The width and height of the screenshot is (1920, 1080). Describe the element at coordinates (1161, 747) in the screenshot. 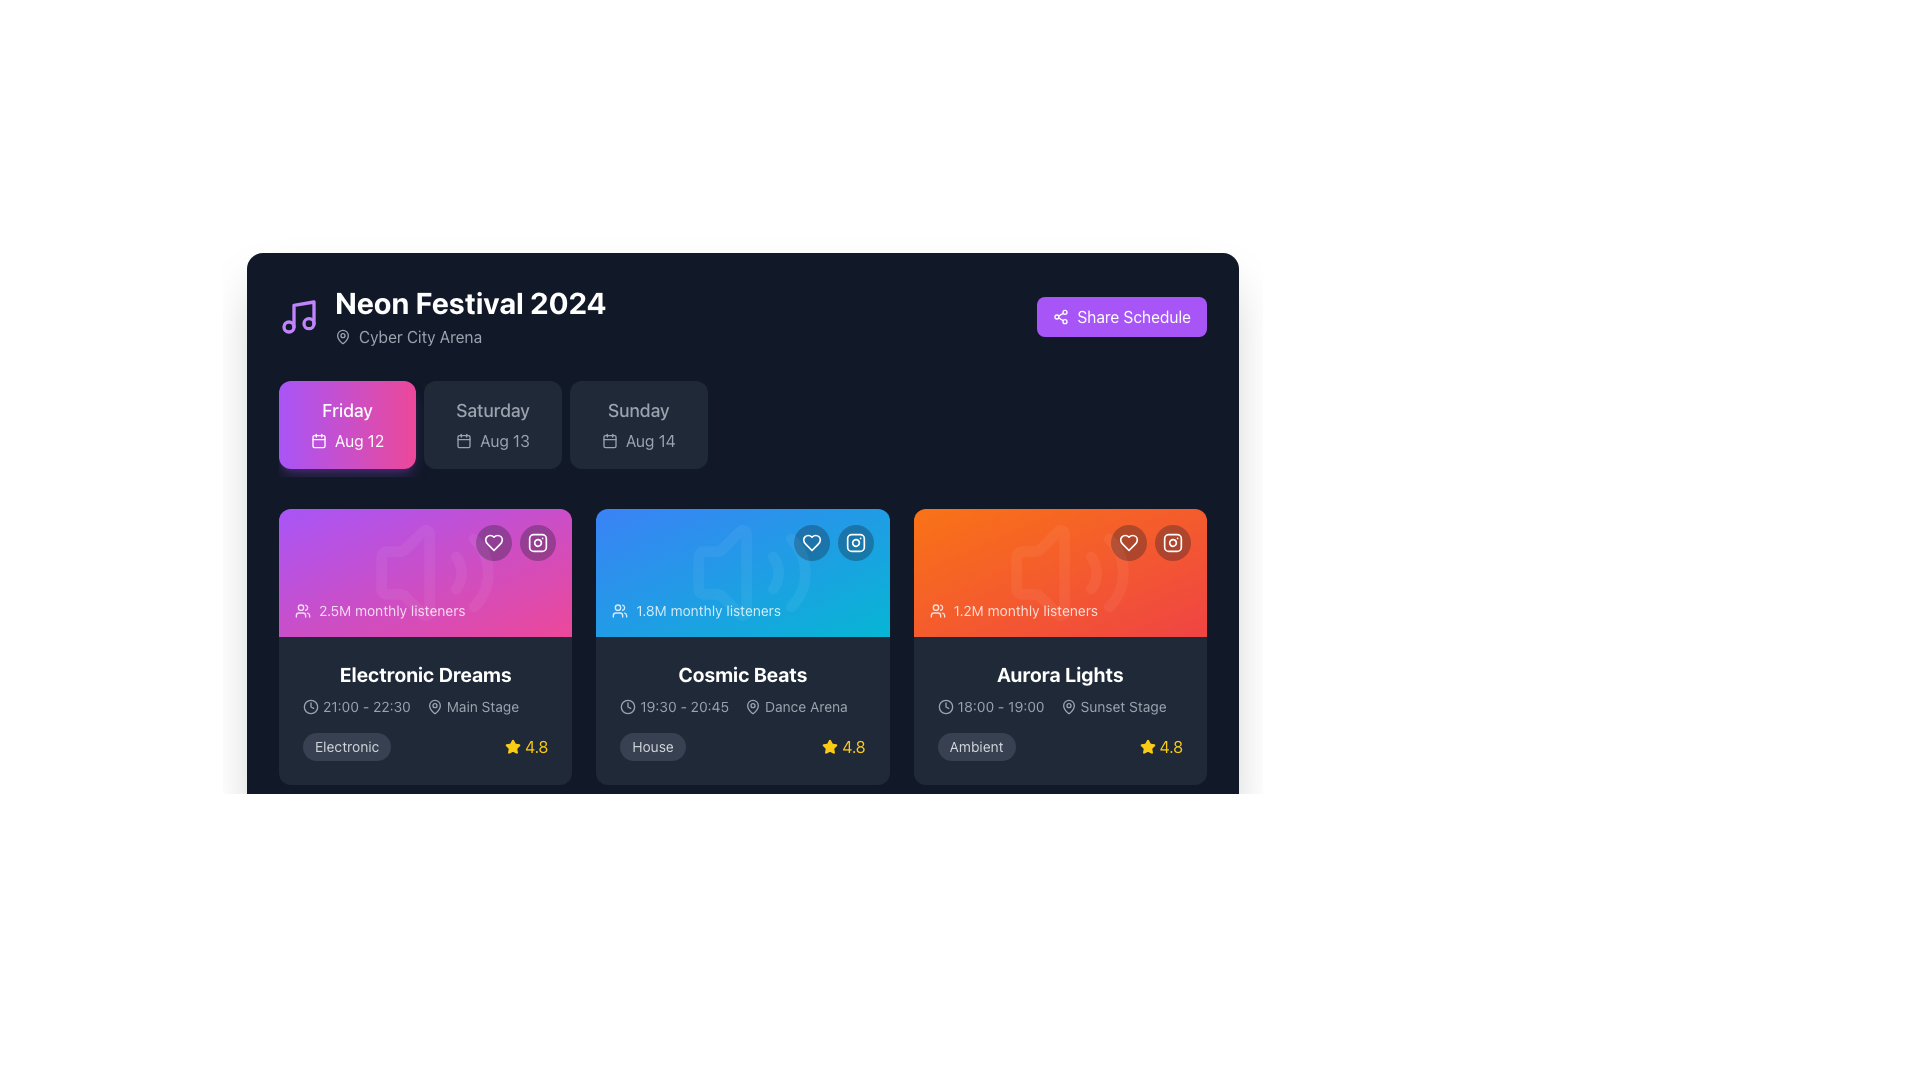

I see `the Rating display showing '4.8' with a yellow star icon located at the bottom-right corner of the 'Aurora Lights' card` at that location.